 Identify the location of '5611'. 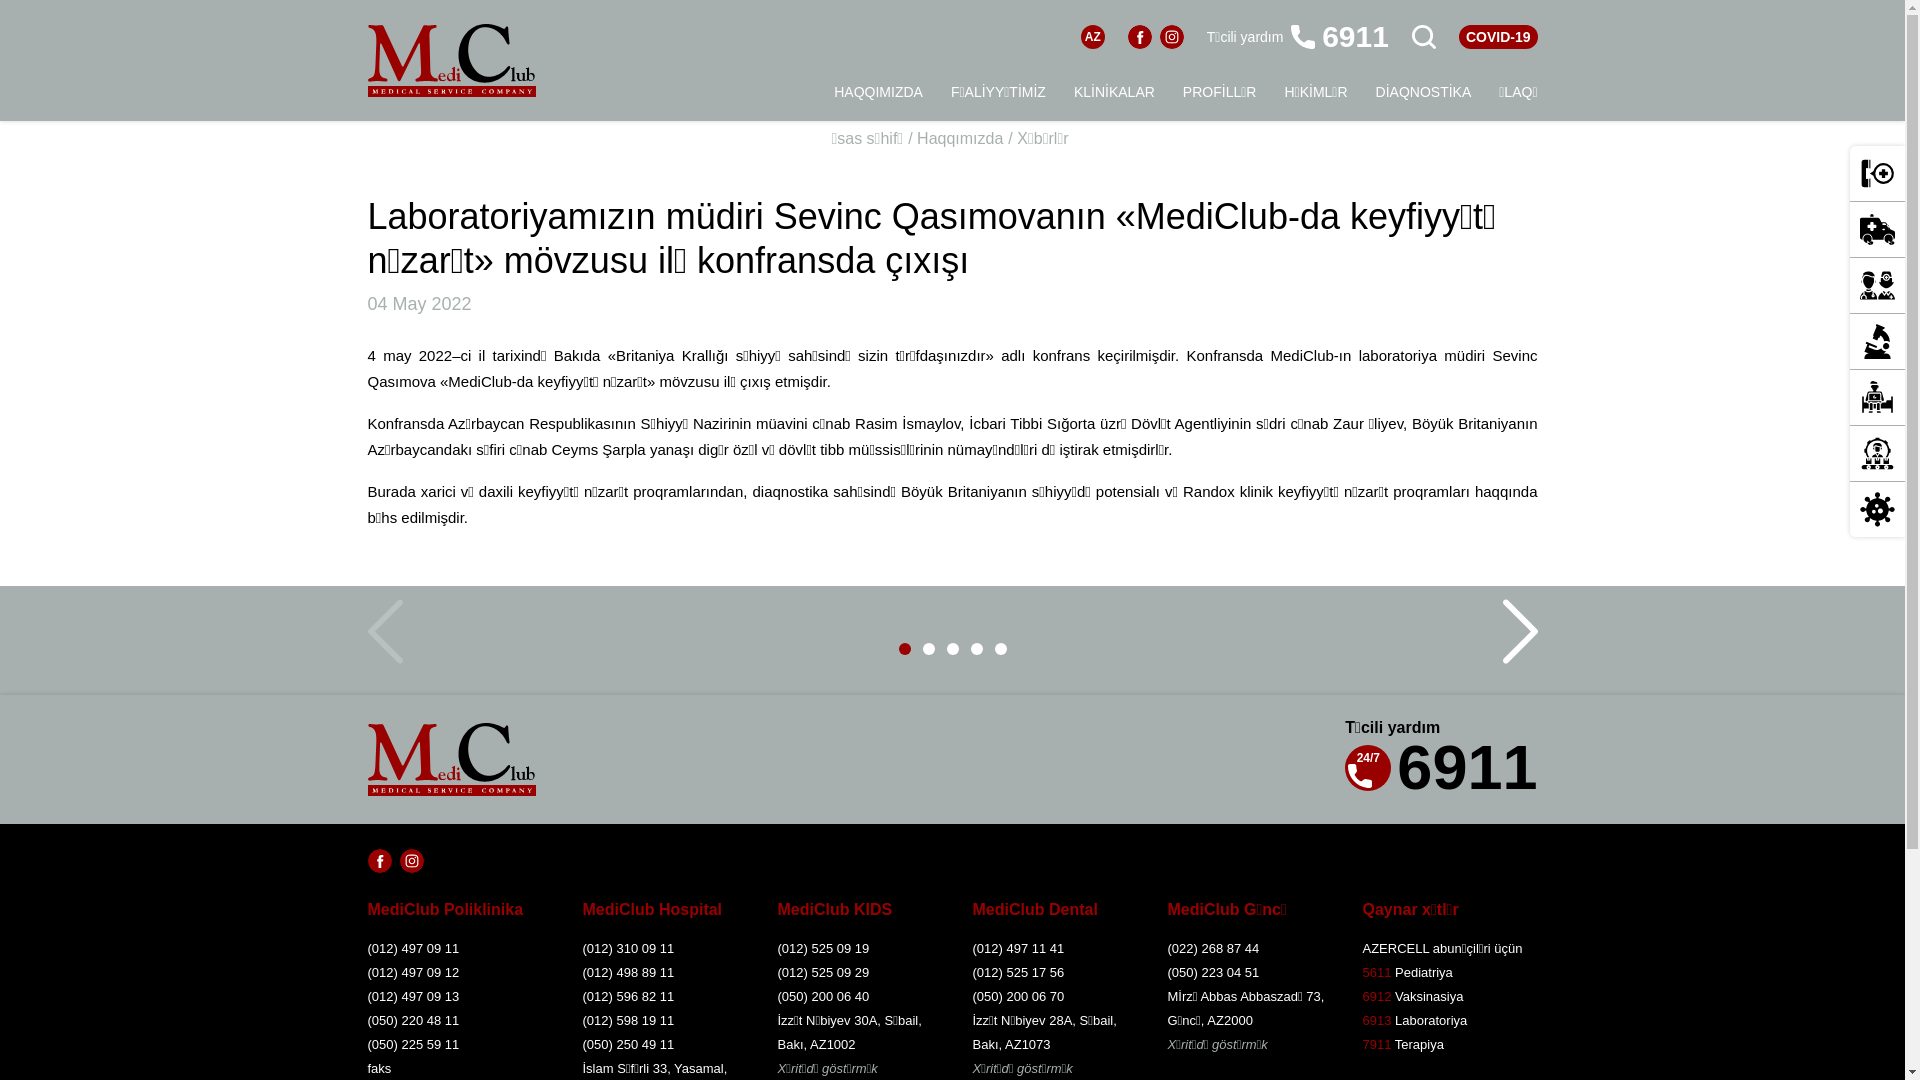
(1361, 971).